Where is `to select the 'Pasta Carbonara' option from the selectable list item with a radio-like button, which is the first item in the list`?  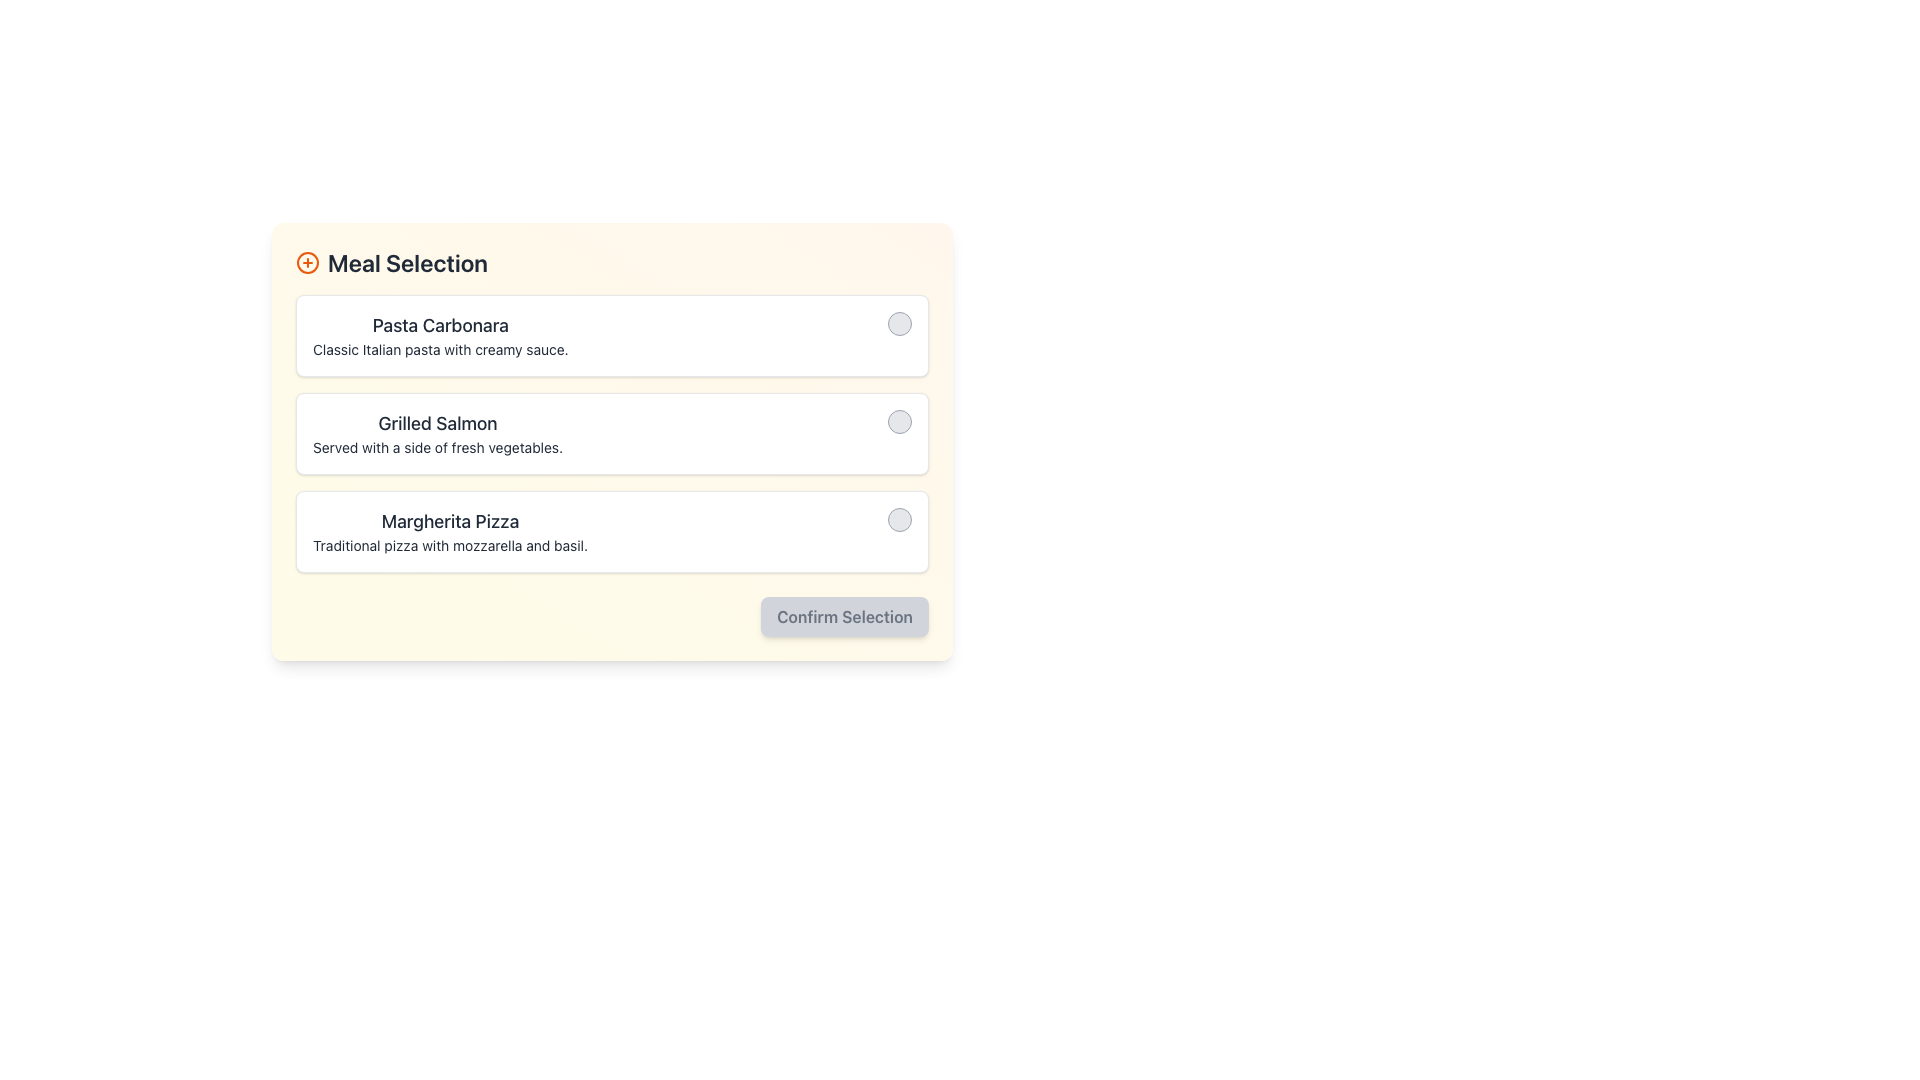 to select the 'Pasta Carbonara' option from the selectable list item with a radio-like button, which is the first item in the list is located at coordinates (611, 334).